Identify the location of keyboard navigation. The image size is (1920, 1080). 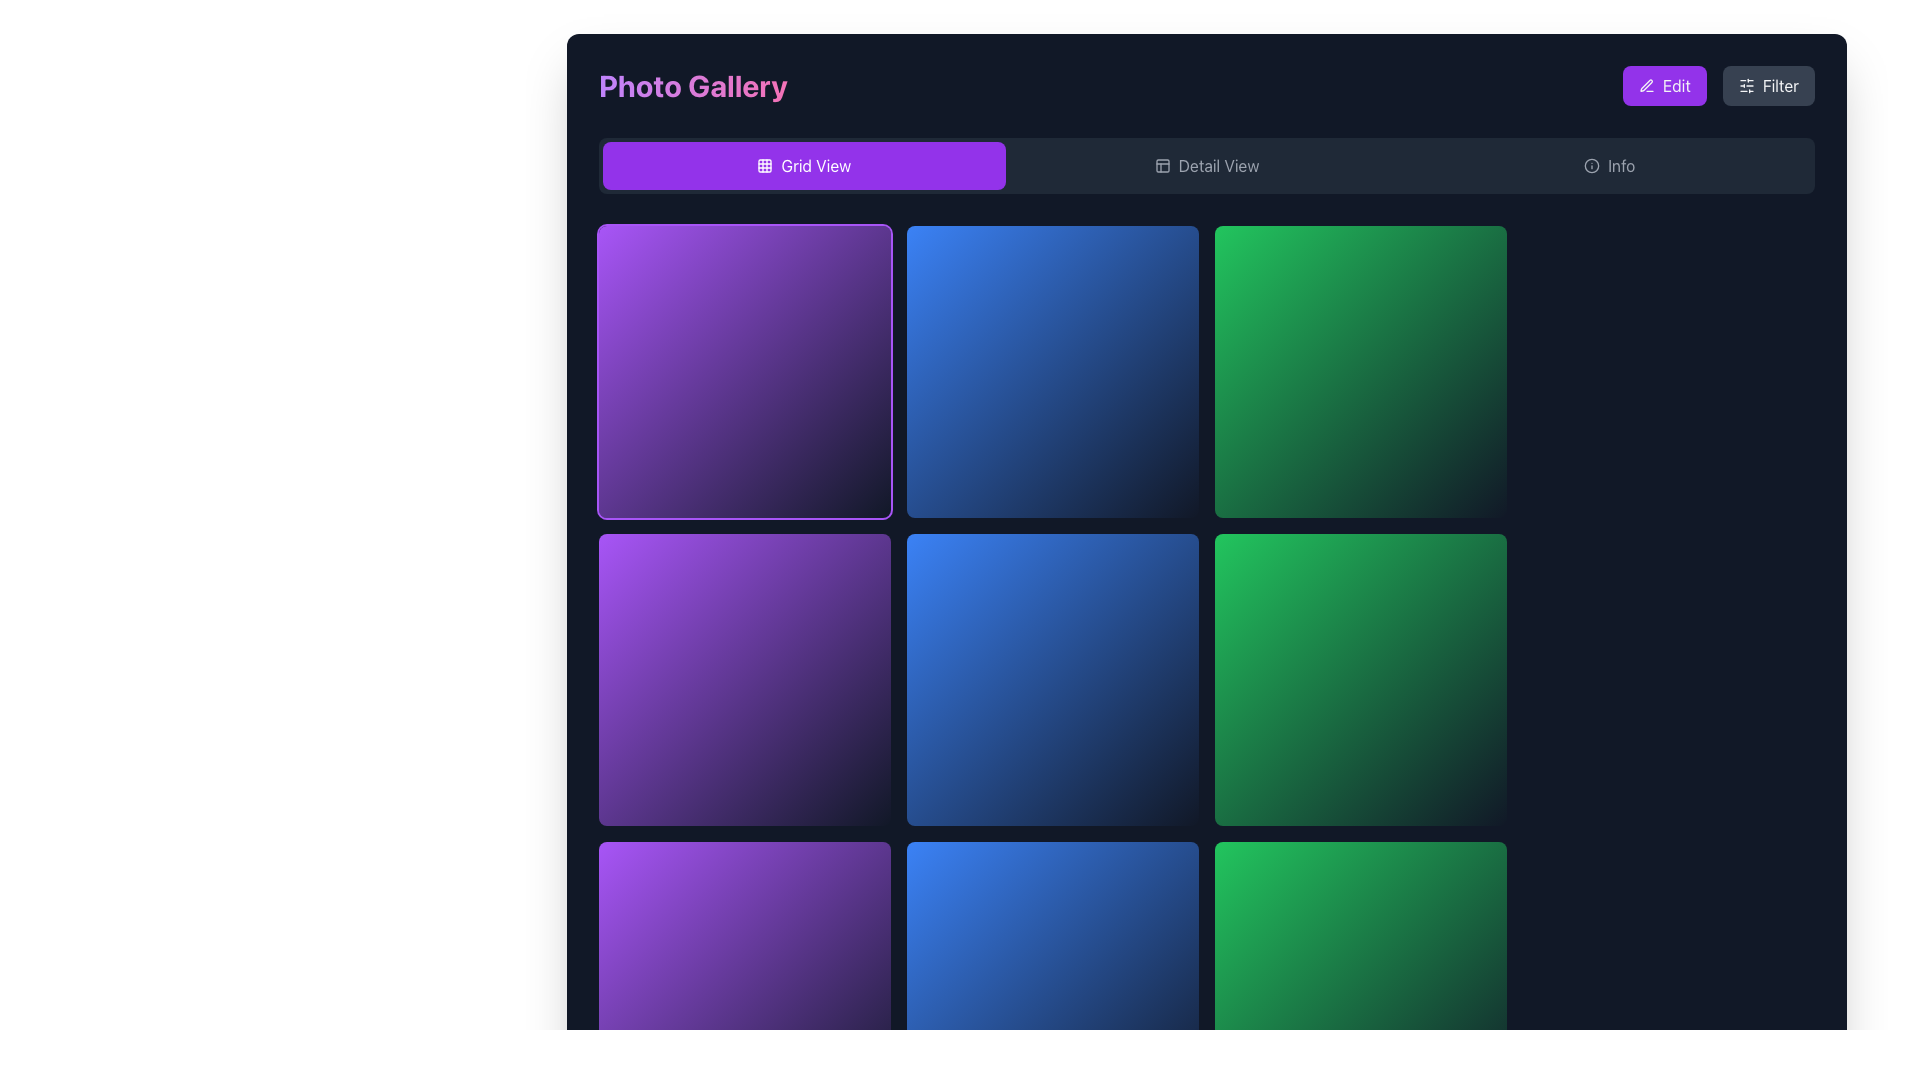
(1206, 164).